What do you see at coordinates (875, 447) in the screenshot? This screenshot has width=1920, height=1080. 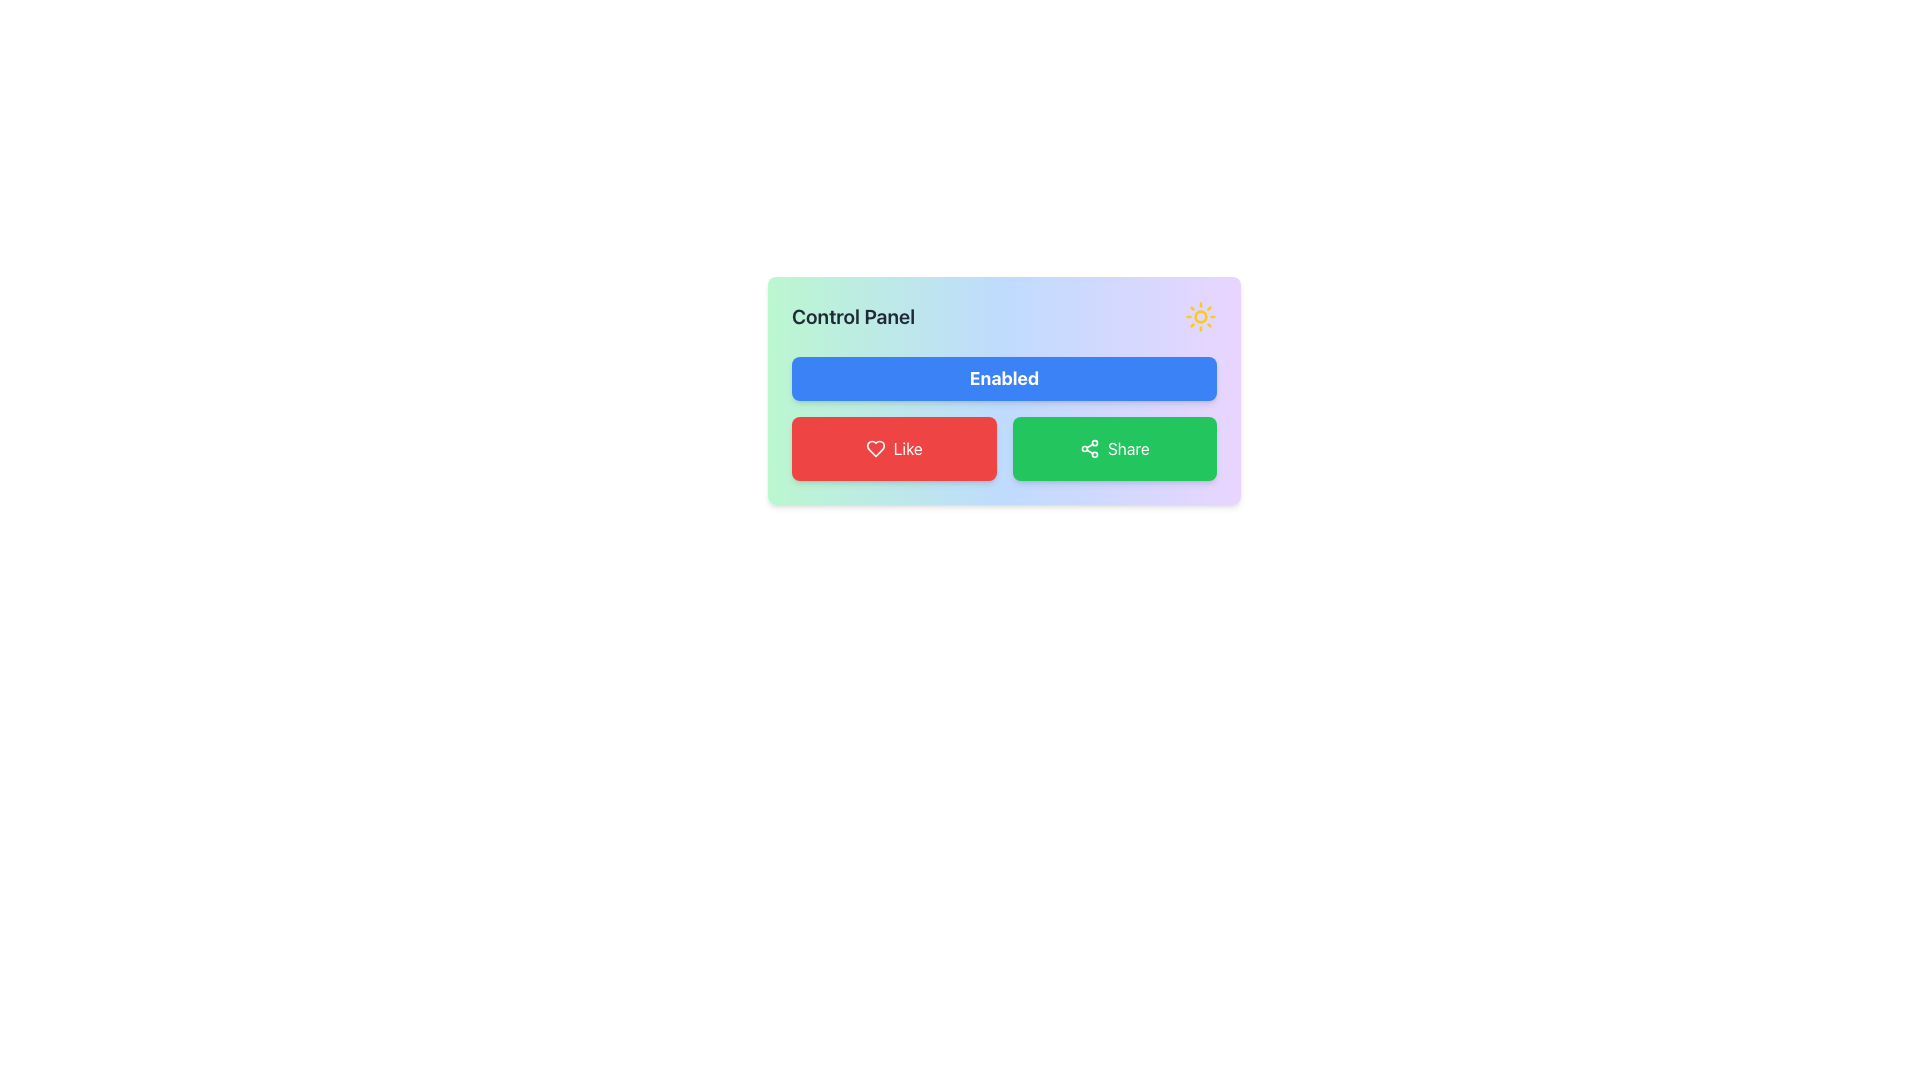 I see `the heart-shaped icon with a red fill inside the red 'Like' button, located in the lower-left corner of the Control Panel` at bounding box center [875, 447].